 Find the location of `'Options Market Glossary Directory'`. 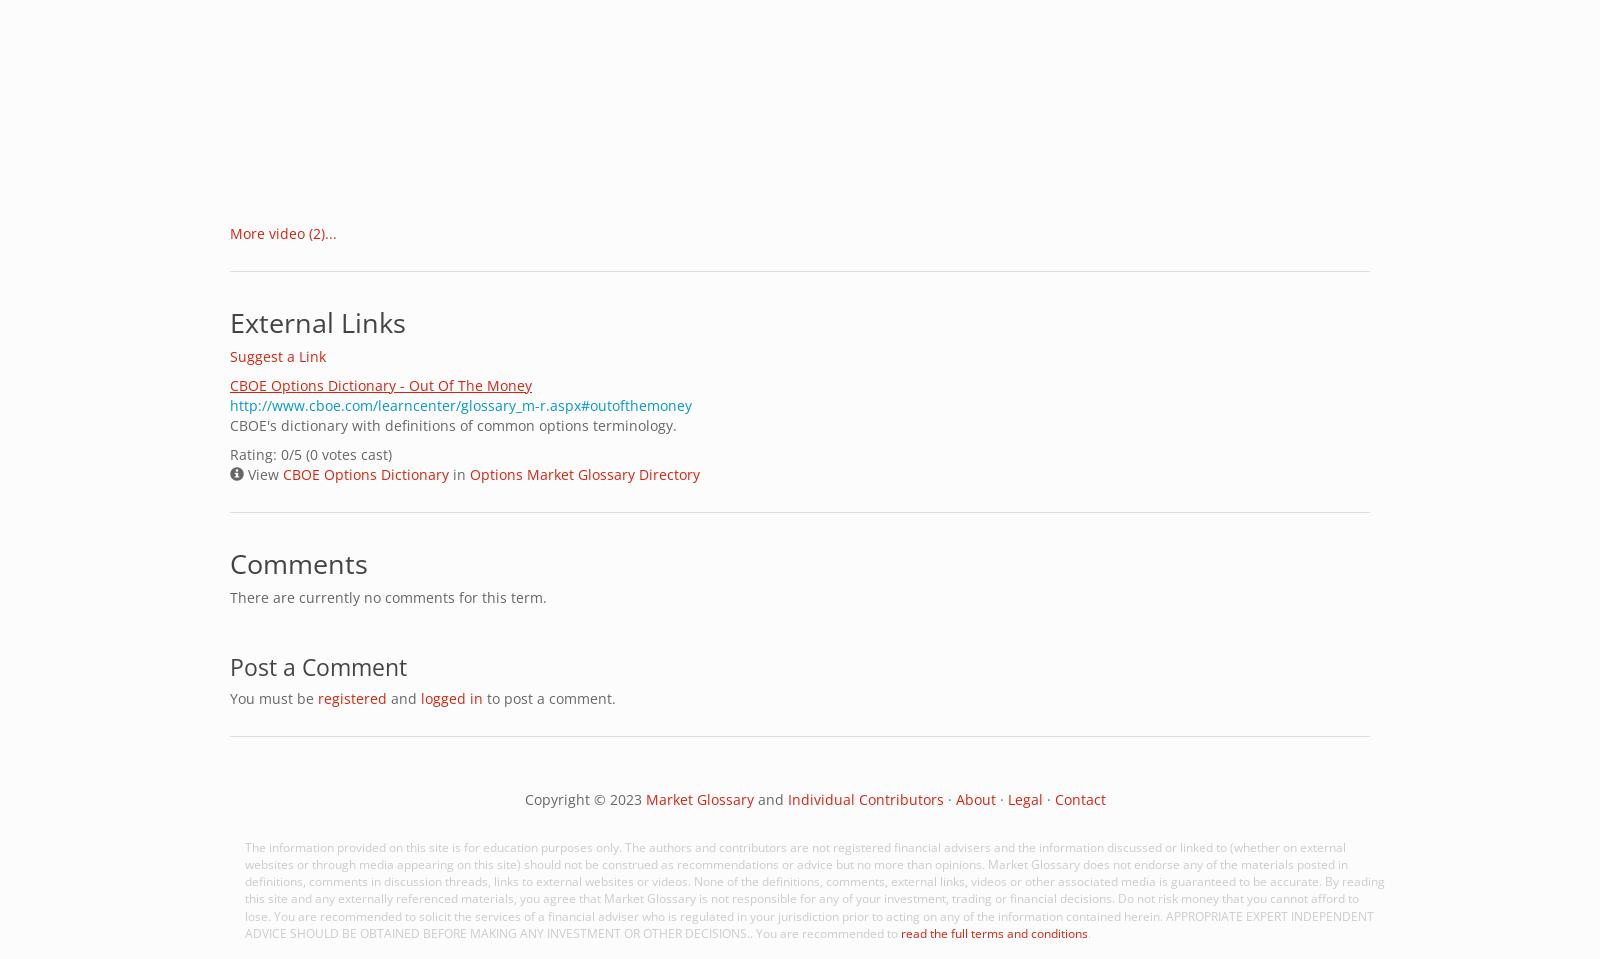

'Options Market Glossary Directory' is located at coordinates (583, 473).